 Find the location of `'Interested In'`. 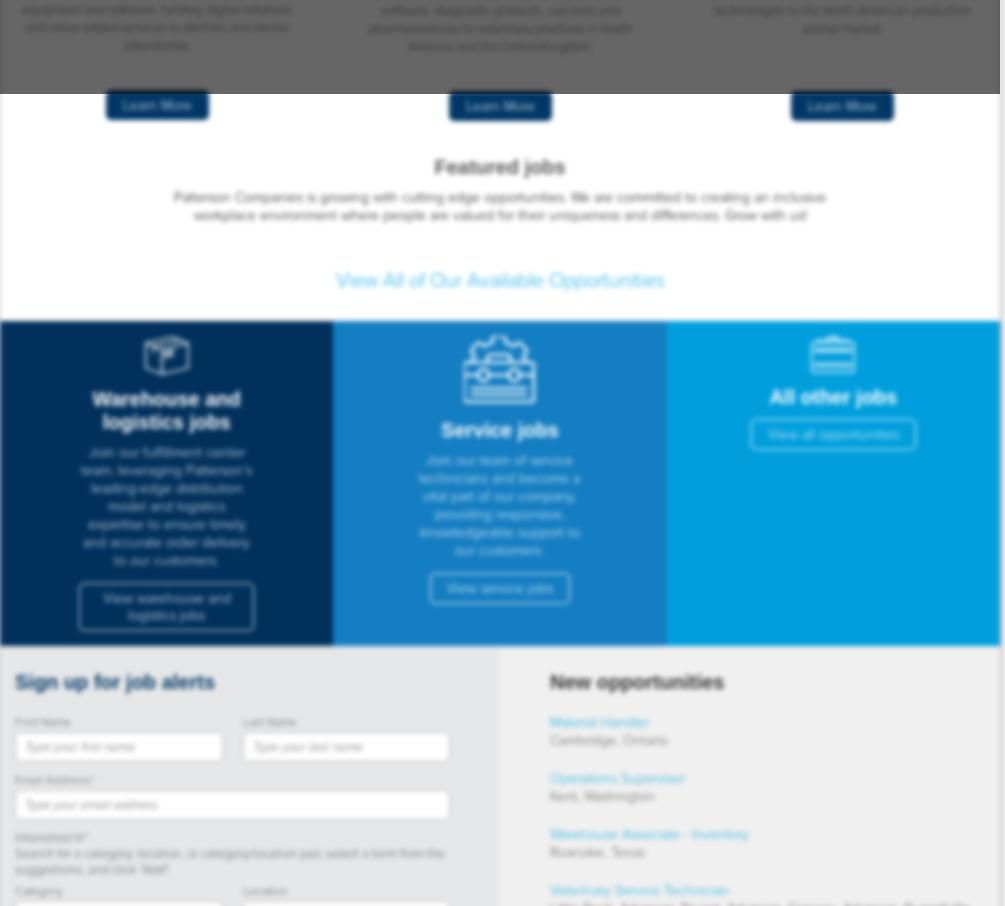

'Interested In' is located at coordinates (49, 836).